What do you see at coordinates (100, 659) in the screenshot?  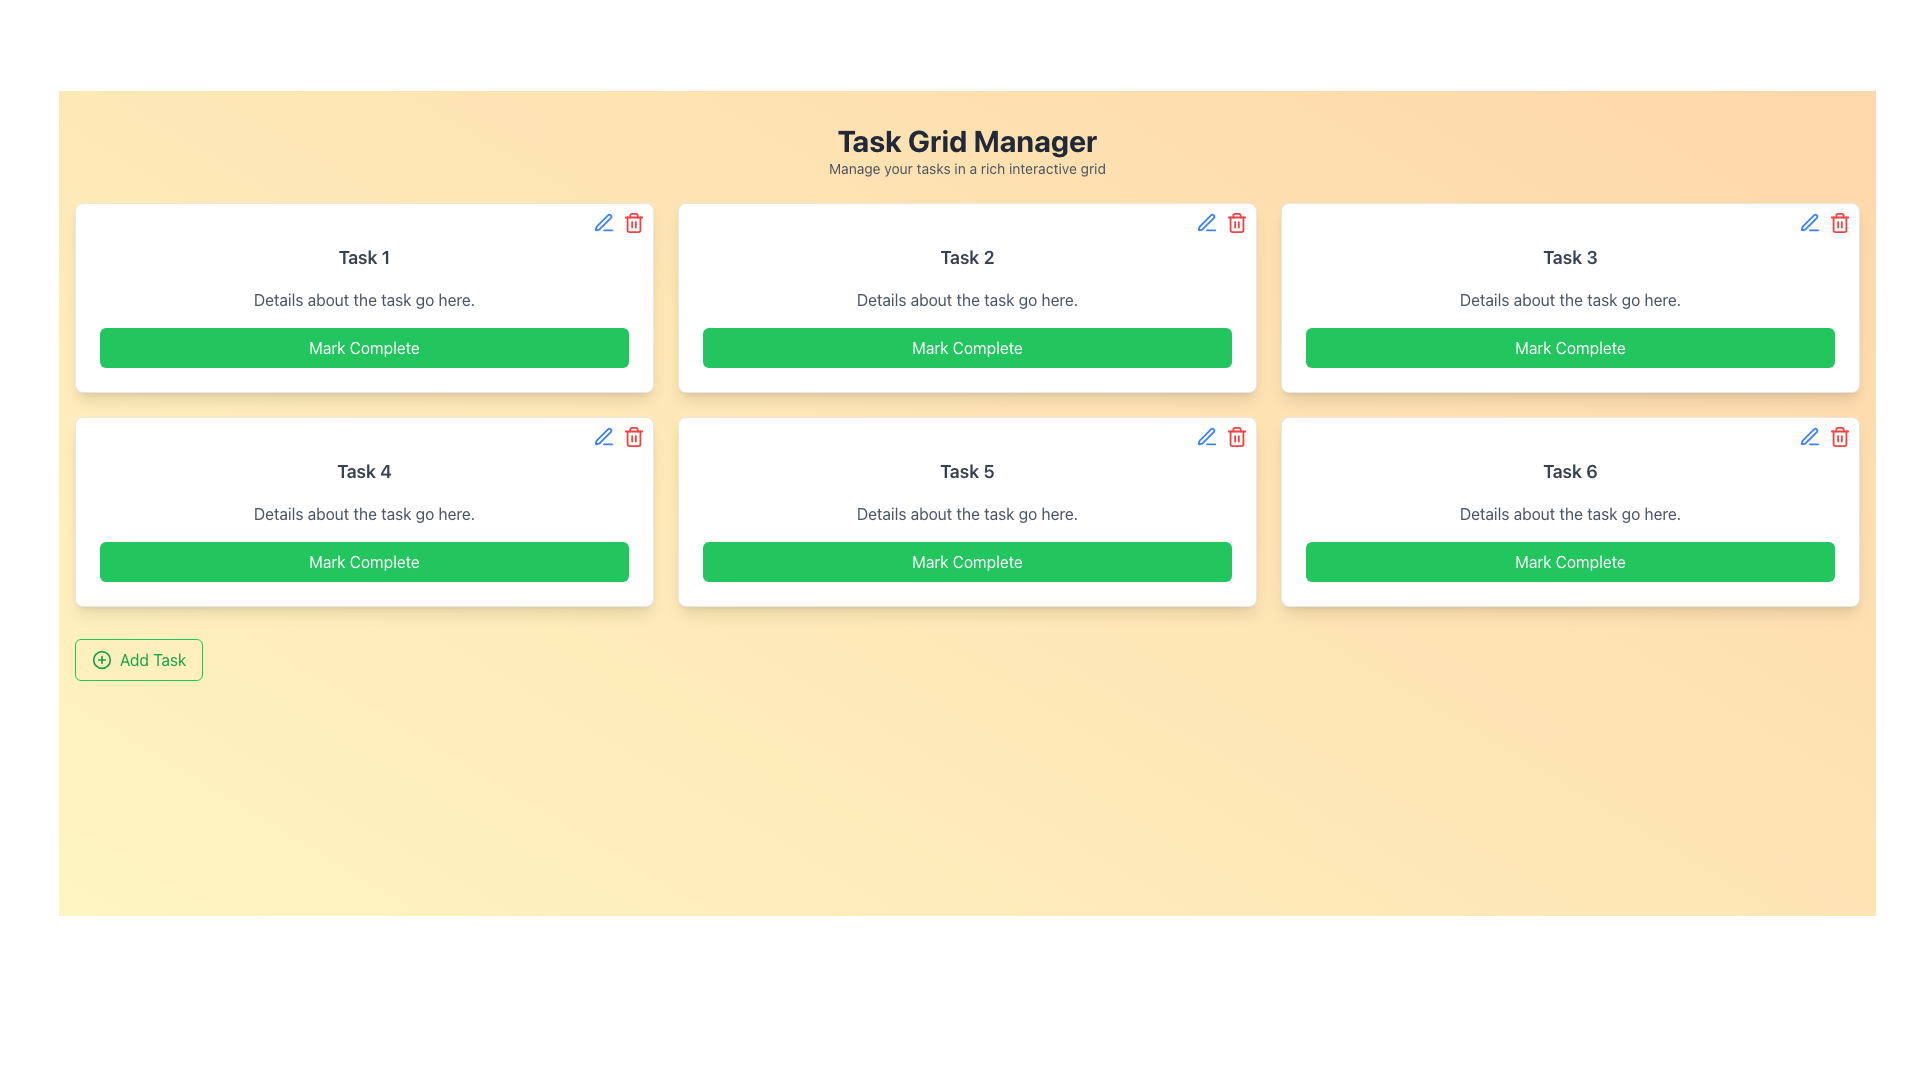 I see `the circular icon located within the 'Add Task' button at the bottom-left corner of the interface` at bounding box center [100, 659].